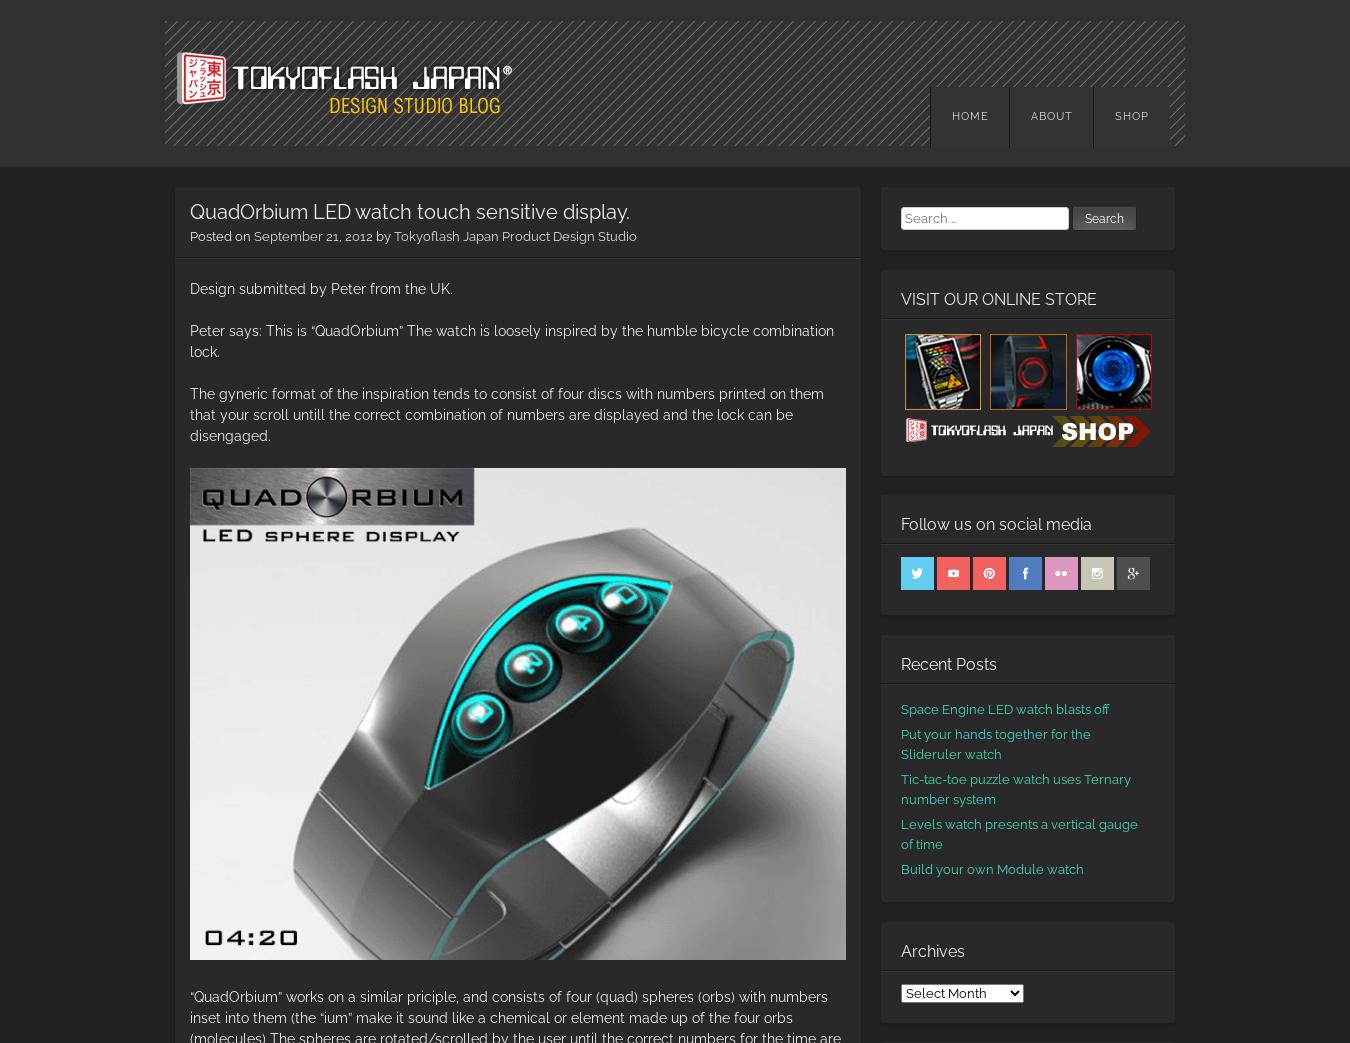 Image resolution: width=1350 pixels, height=1043 pixels. What do you see at coordinates (208, 208) in the screenshot?
I see `'Design Studio Blog'` at bounding box center [208, 208].